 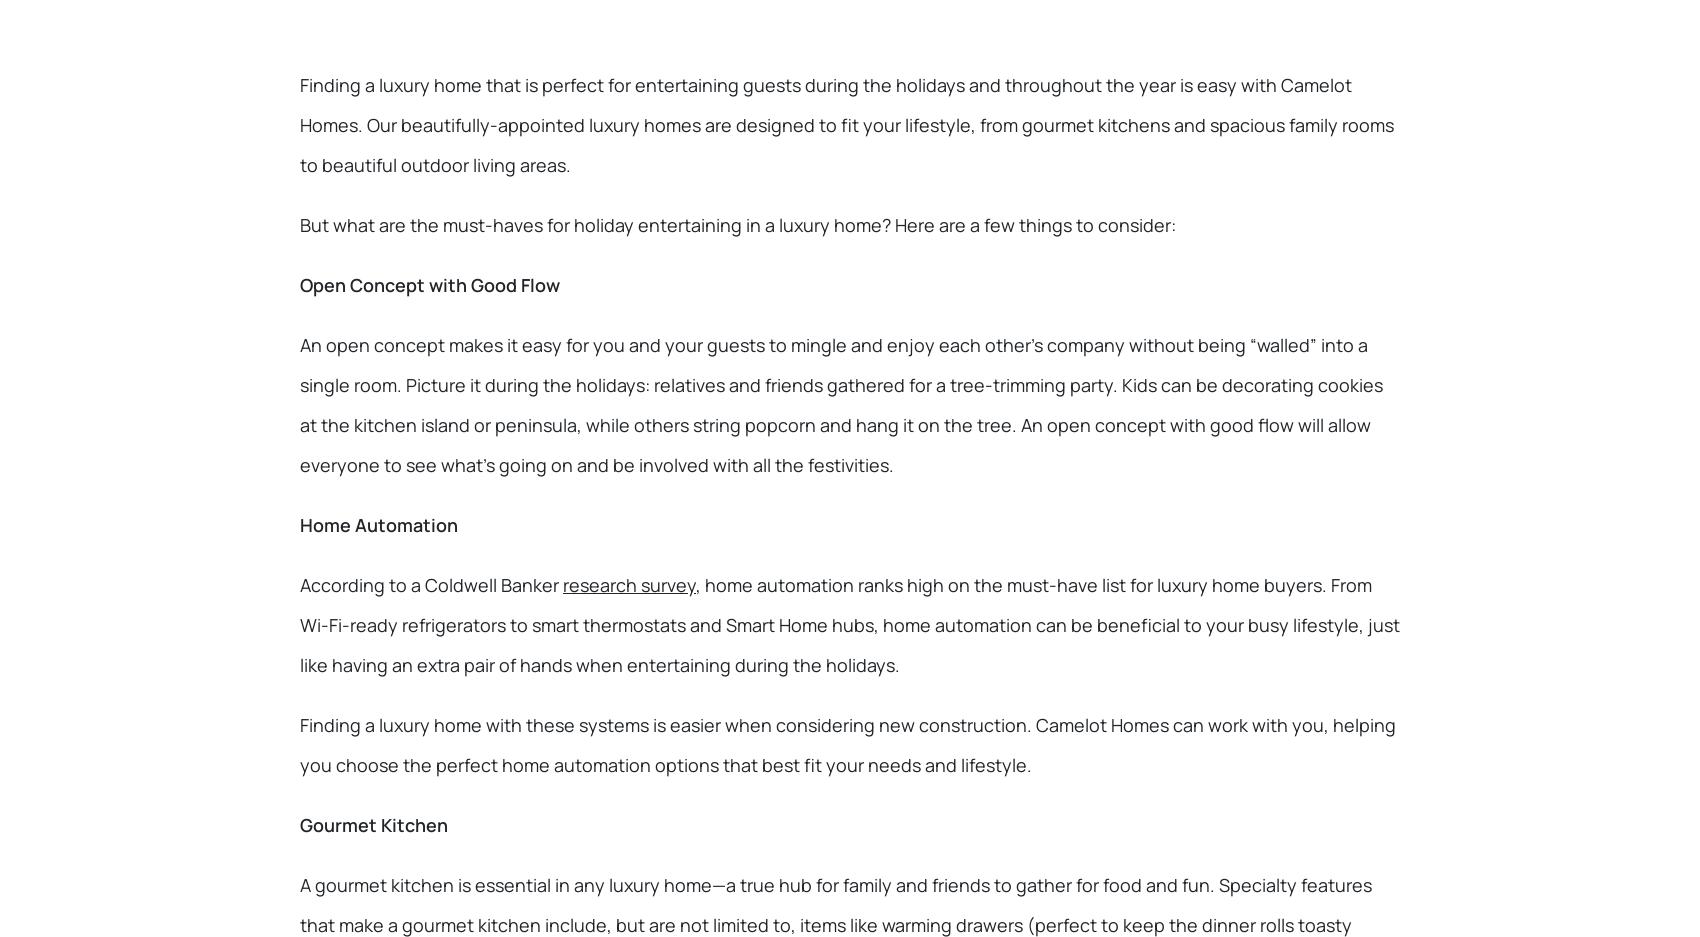 What do you see at coordinates (845, 124) in the screenshot?
I see `'Finding a luxury home that is perfect for entertaining guests during the holidays and throughout the year is easy with Camelot Homes. Our beautifully-appointed luxury homes are designed to fit your lifestyle, from gourmet kitchens and spacious family rooms to beautiful outdoor living areas.'` at bounding box center [845, 124].